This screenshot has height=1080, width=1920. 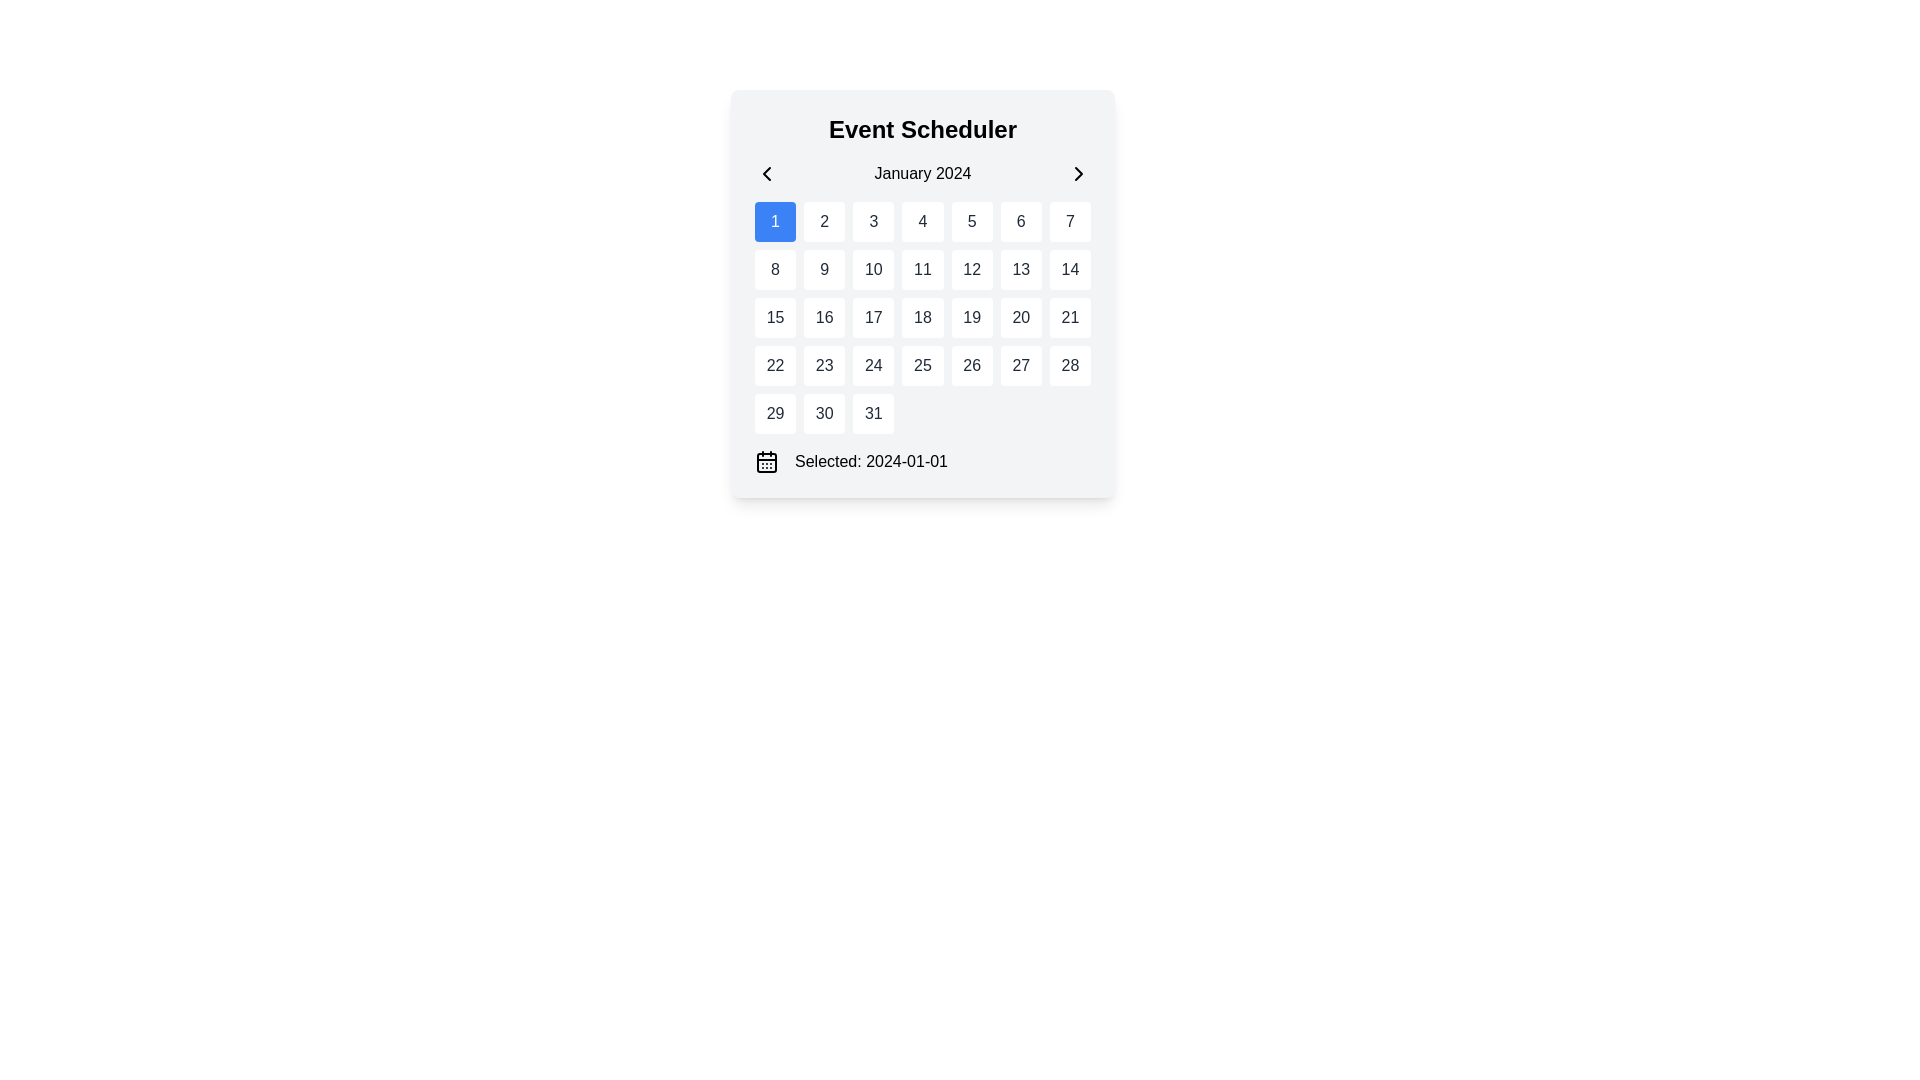 What do you see at coordinates (1078, 172) in the screenshot?
I see `the chevron-right indicator graphical icon, which is positioned to the right of the month label 'January 2024' in the calendar interface` at bounding box center [1078, 172].